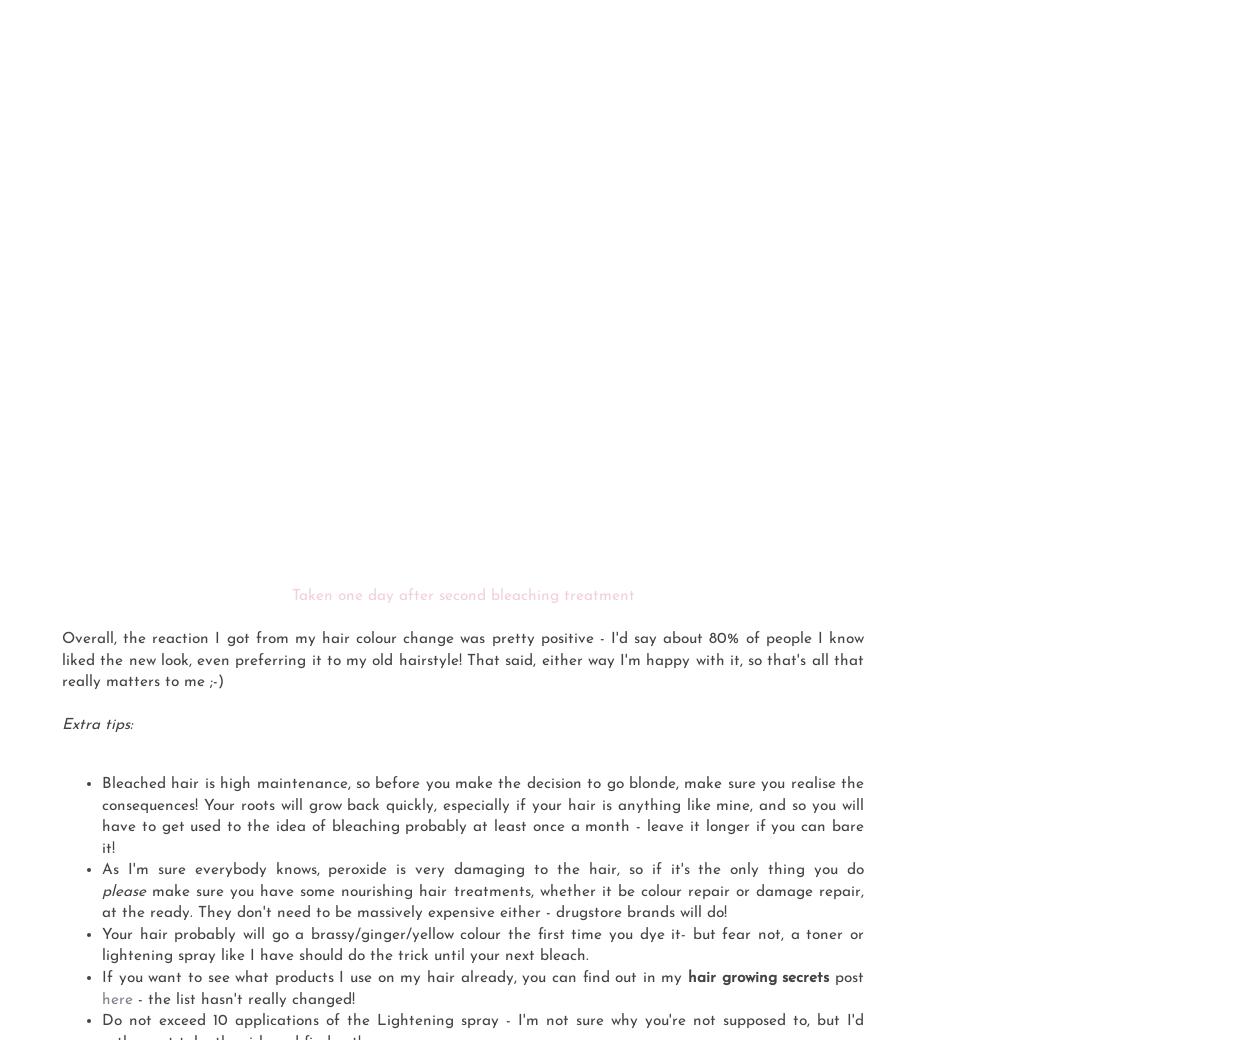 Image resolution: width=1248 pixels, height=1040 pixels. I want to click on 'Taken one day after second bleaching treatment', so click(462, 595).